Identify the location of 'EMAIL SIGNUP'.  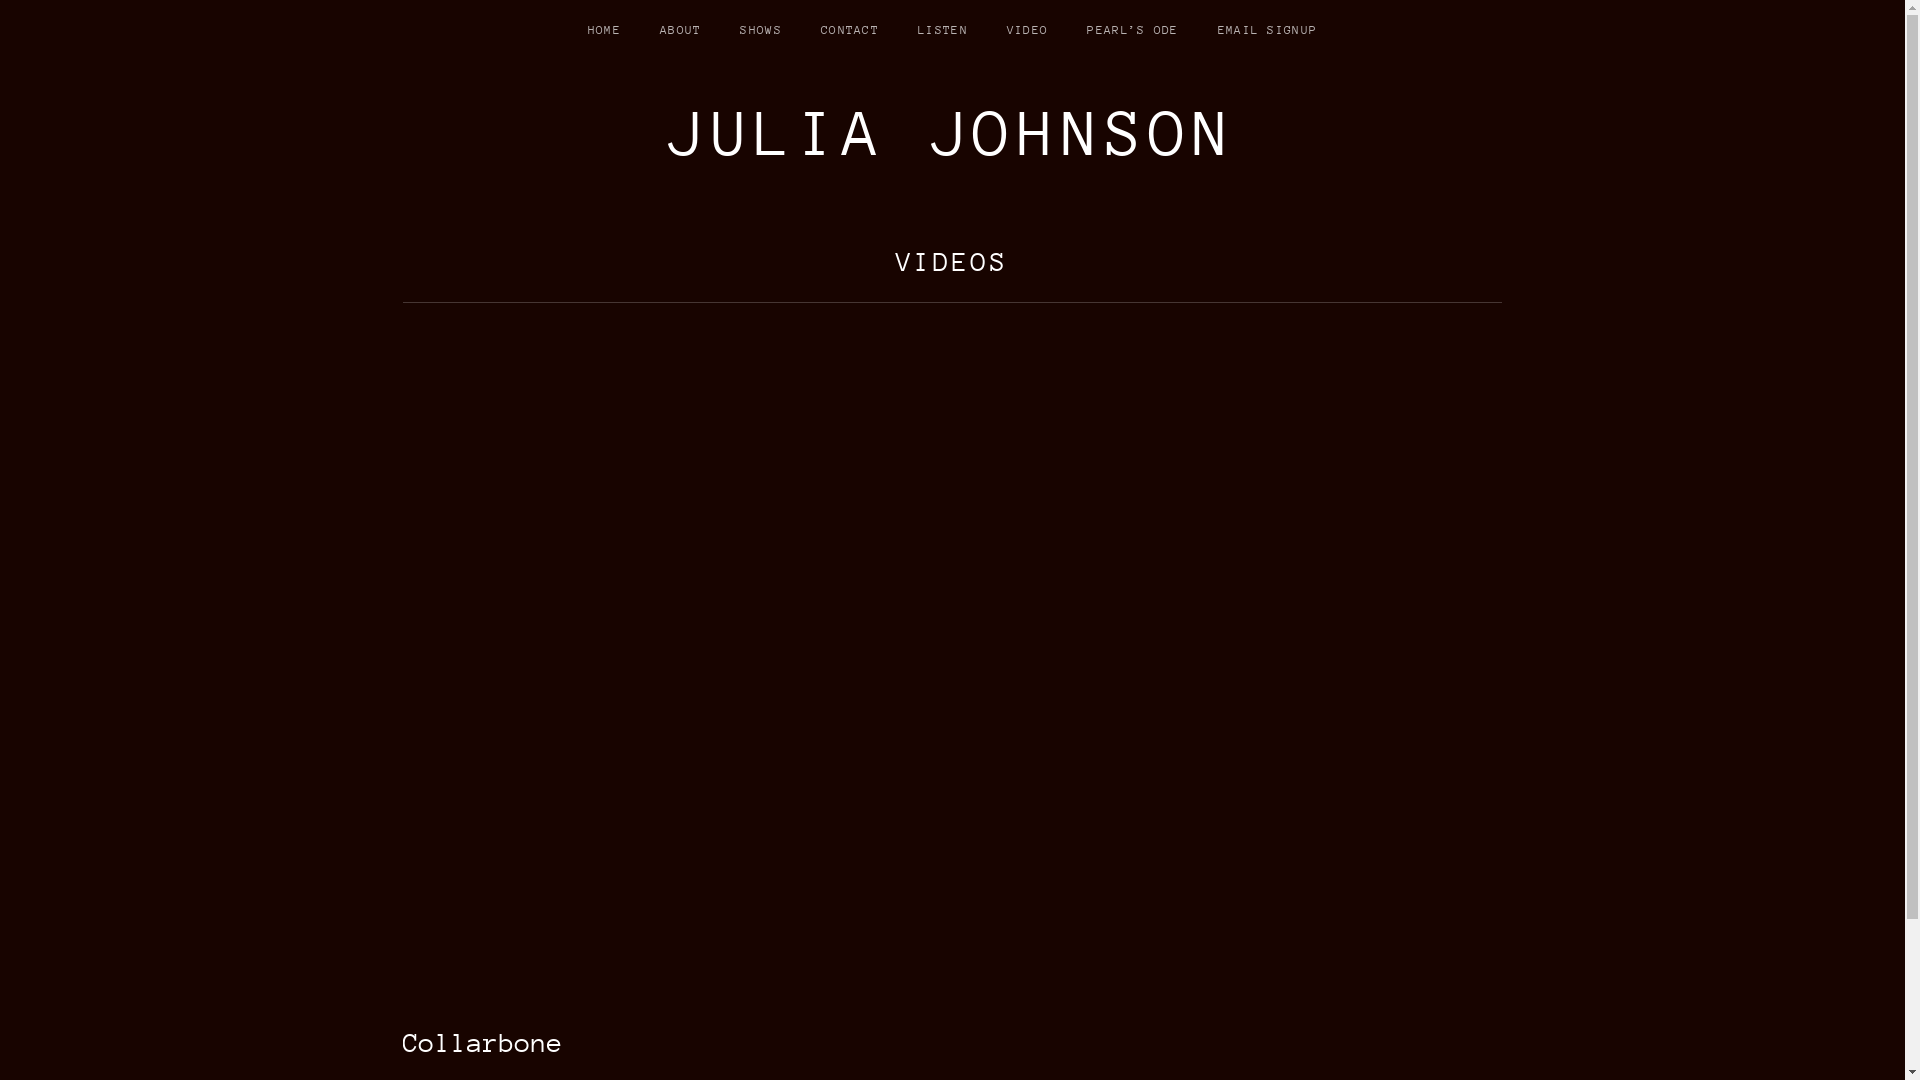
(1266, 30).